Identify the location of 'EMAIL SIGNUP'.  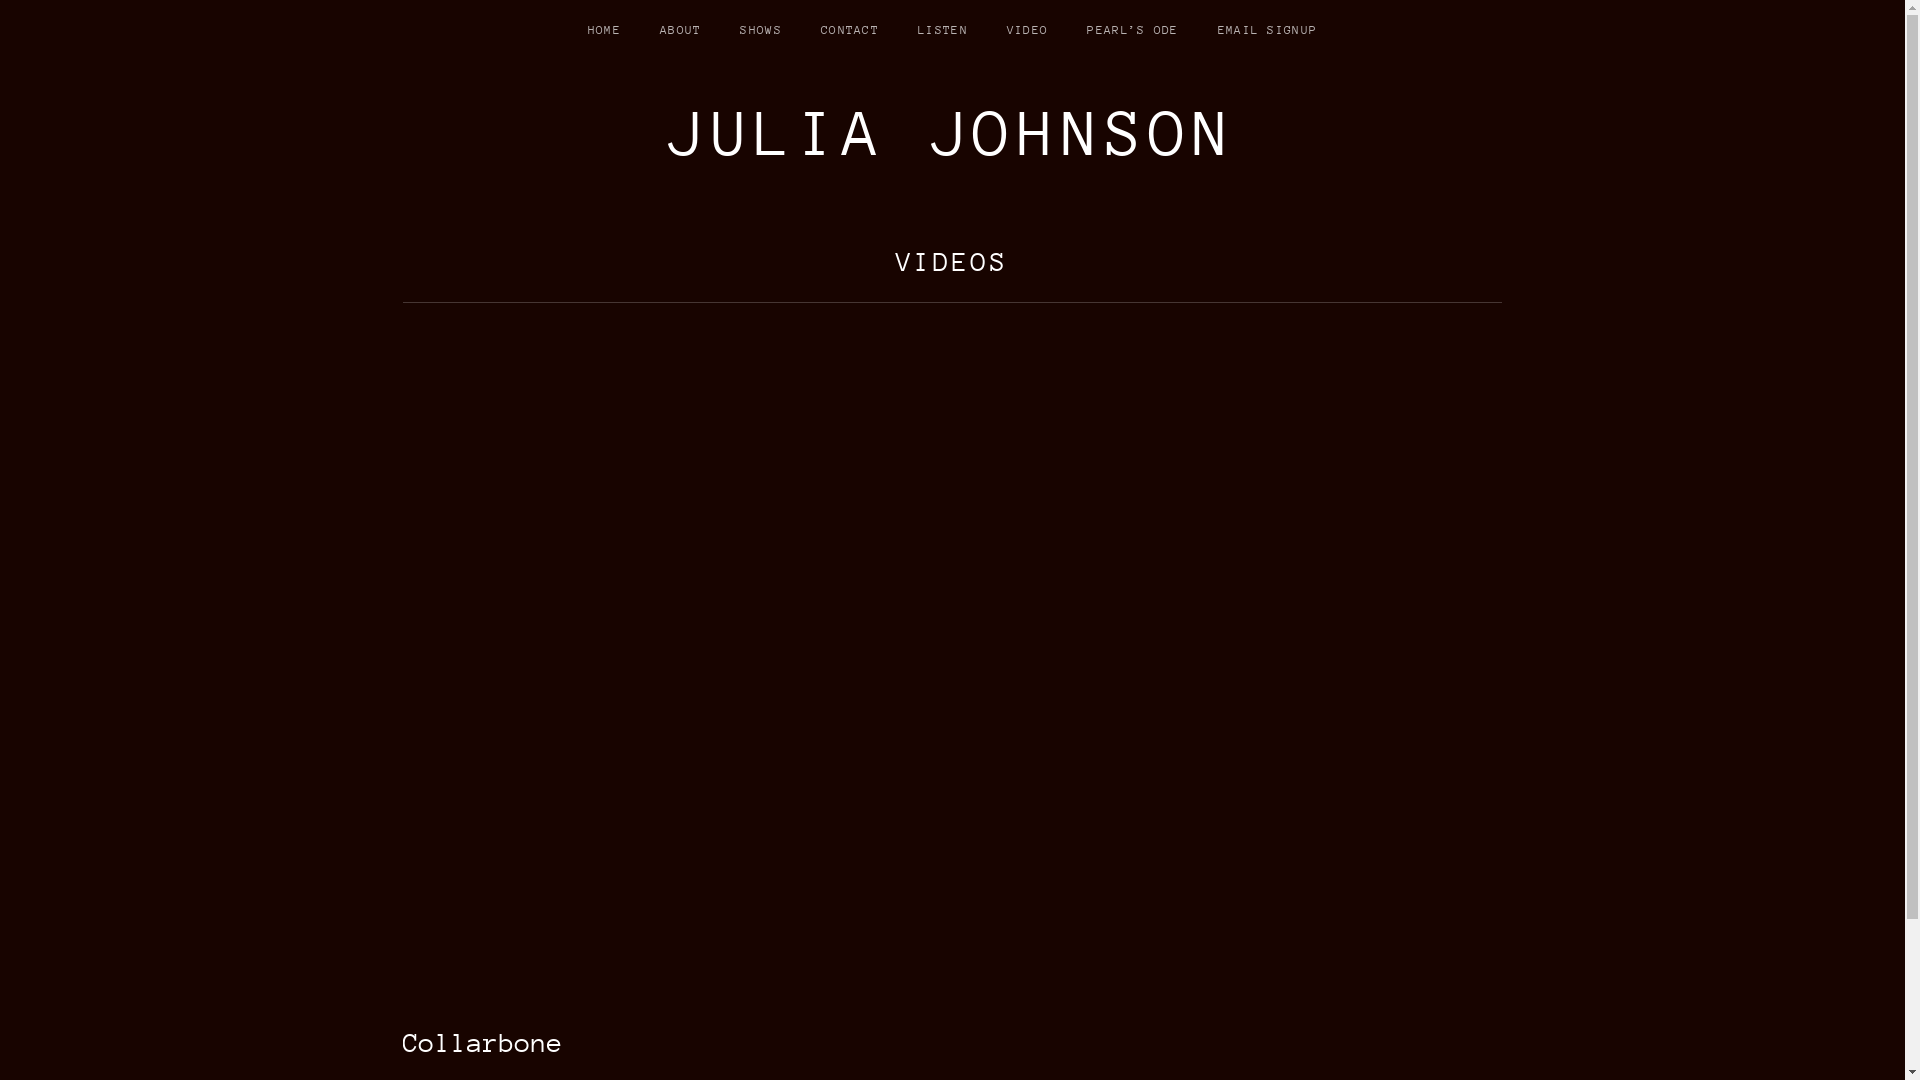
(1266, 30).